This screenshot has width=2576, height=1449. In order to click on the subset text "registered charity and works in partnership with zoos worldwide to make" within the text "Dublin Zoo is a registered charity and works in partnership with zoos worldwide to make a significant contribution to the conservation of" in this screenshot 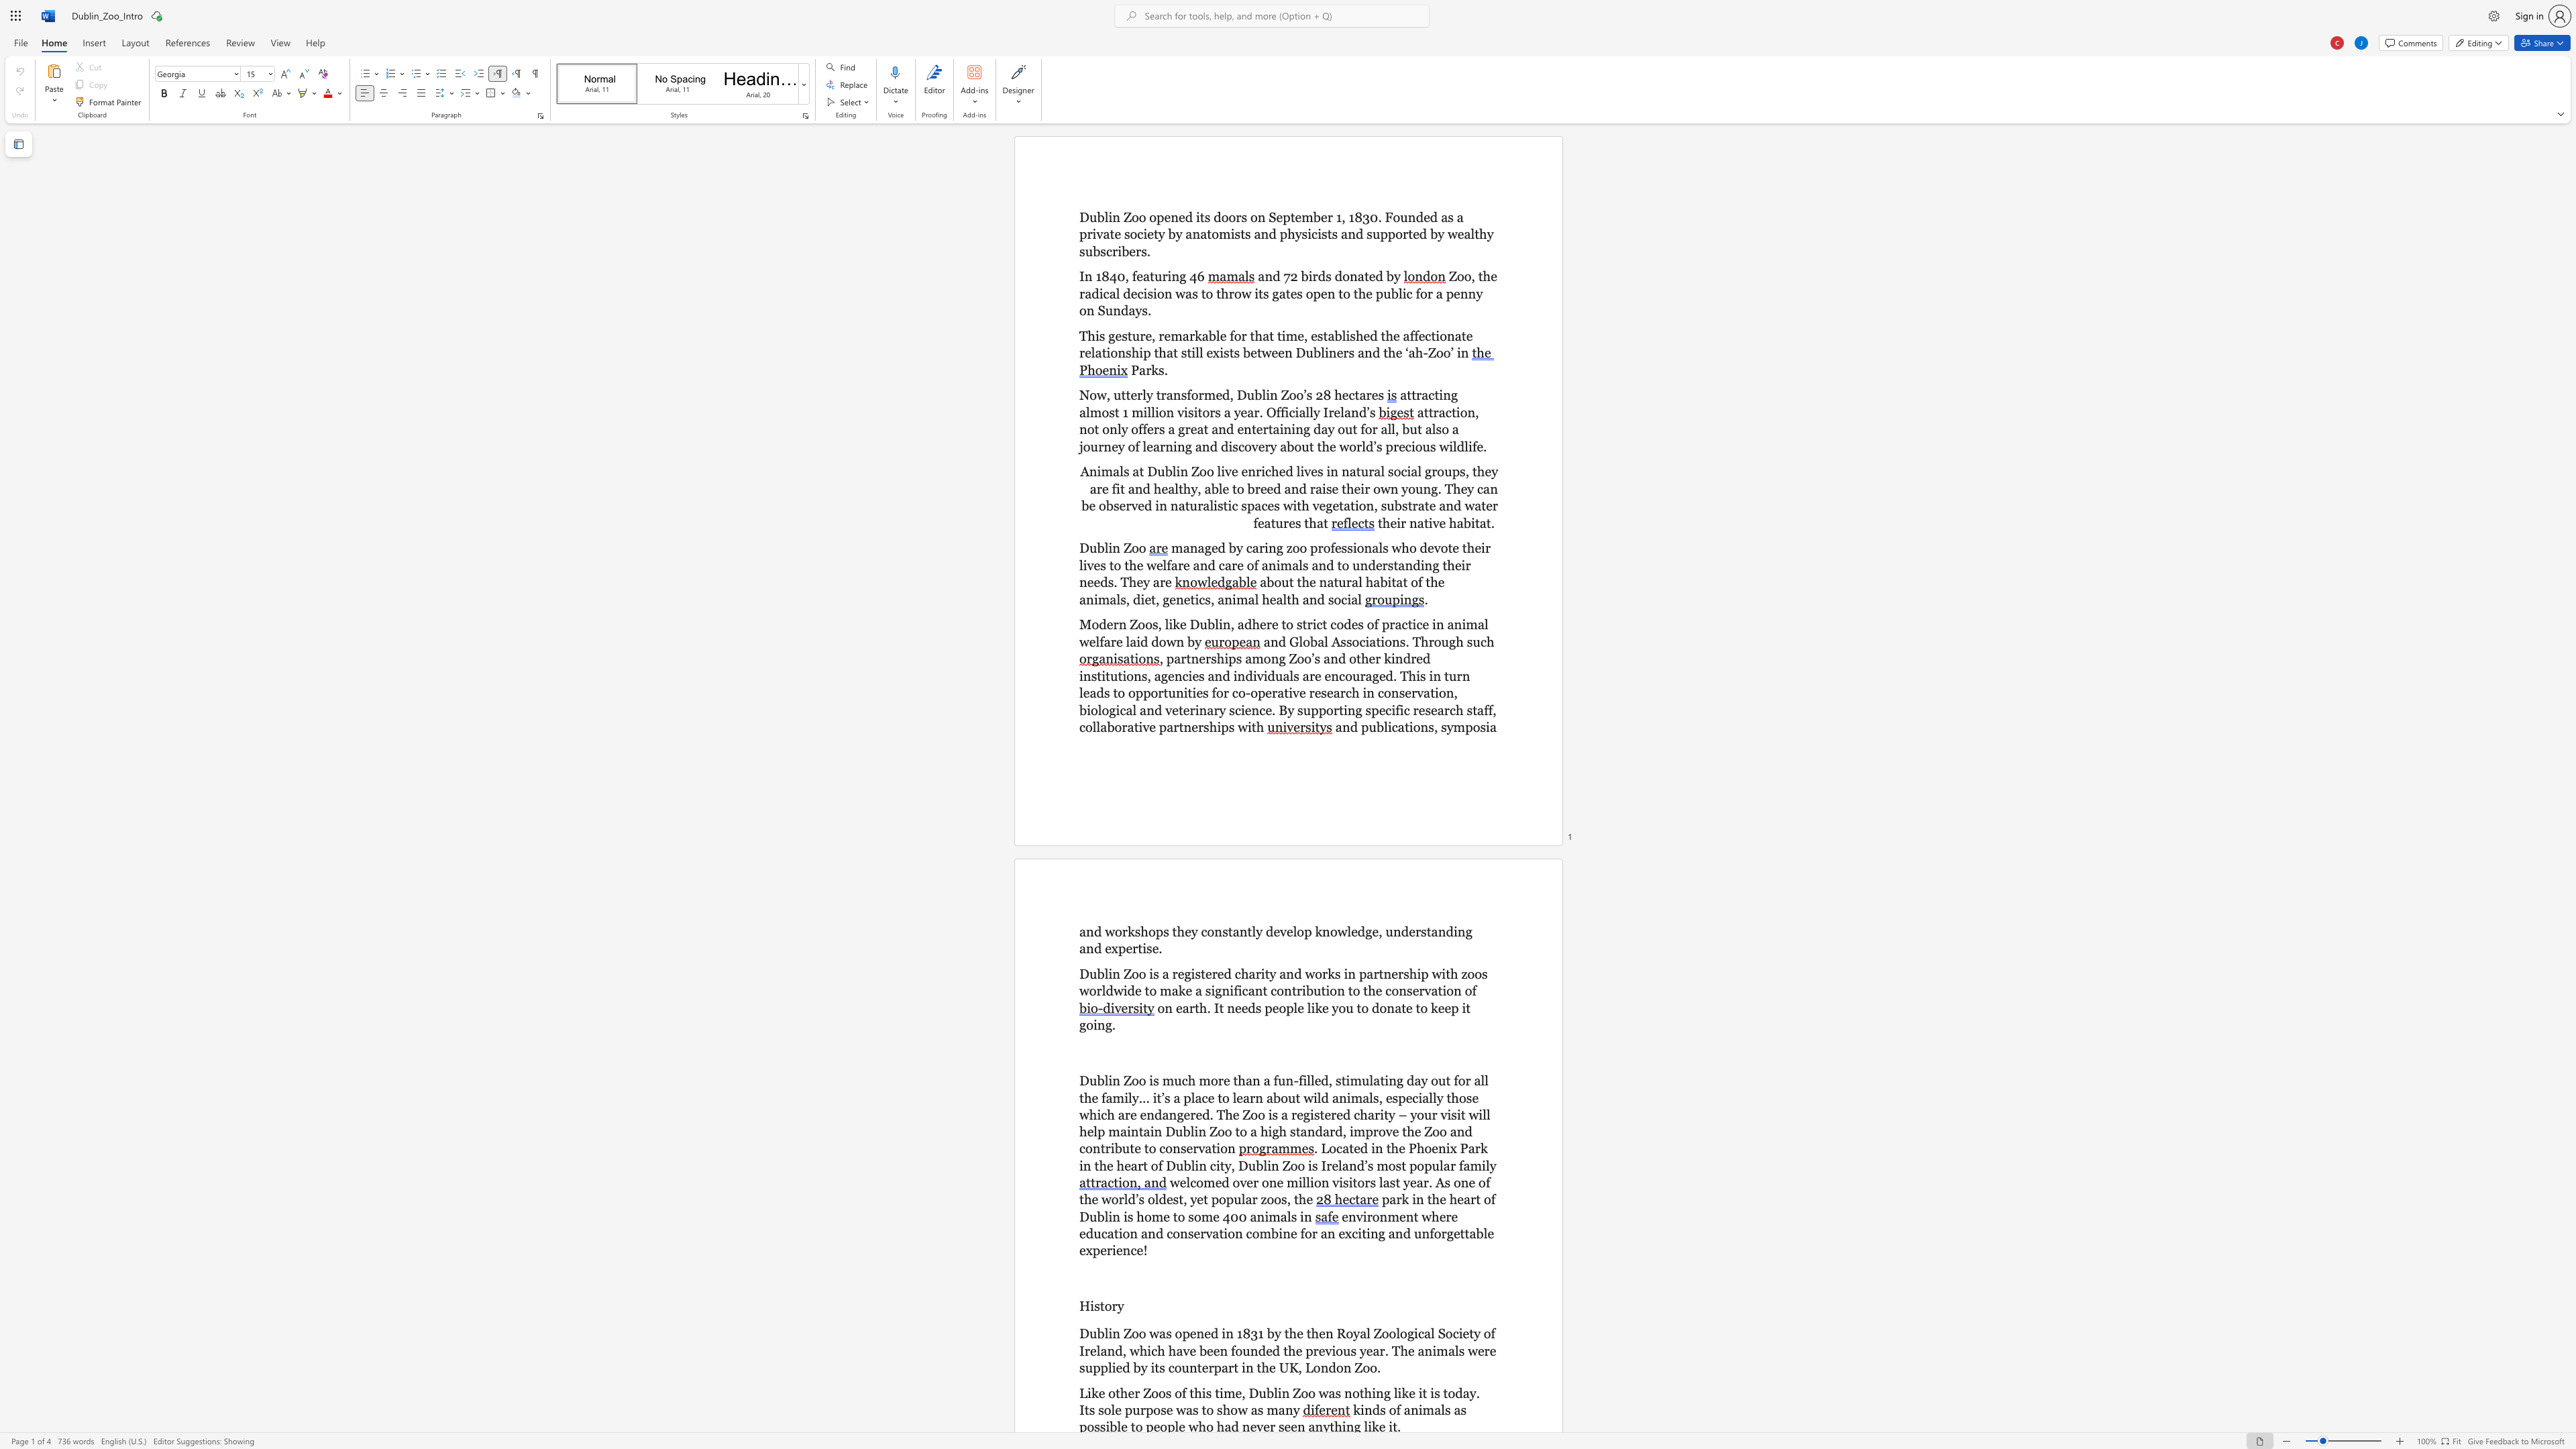, I will do `click(1171, 972)`.